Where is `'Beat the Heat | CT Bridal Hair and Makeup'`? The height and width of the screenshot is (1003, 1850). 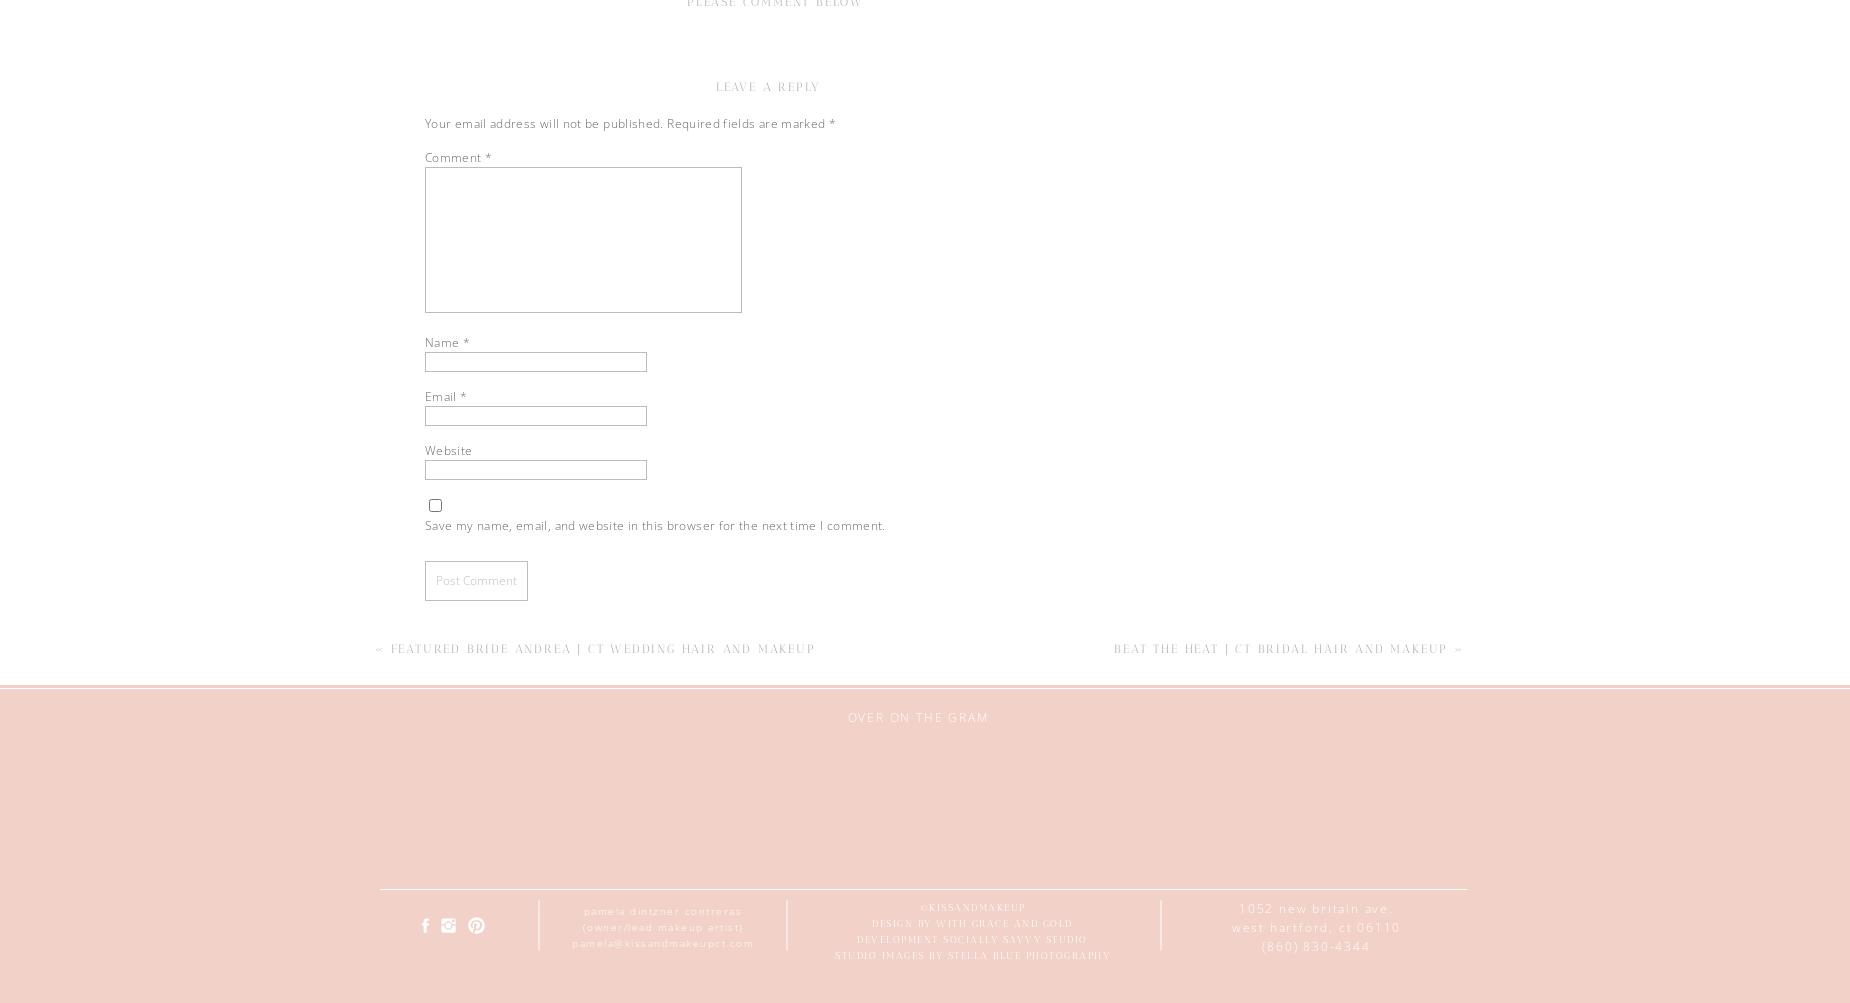 'Beat the Heat | CT Bridal Hair and Makeup' is located at coordinates (1279, 648).